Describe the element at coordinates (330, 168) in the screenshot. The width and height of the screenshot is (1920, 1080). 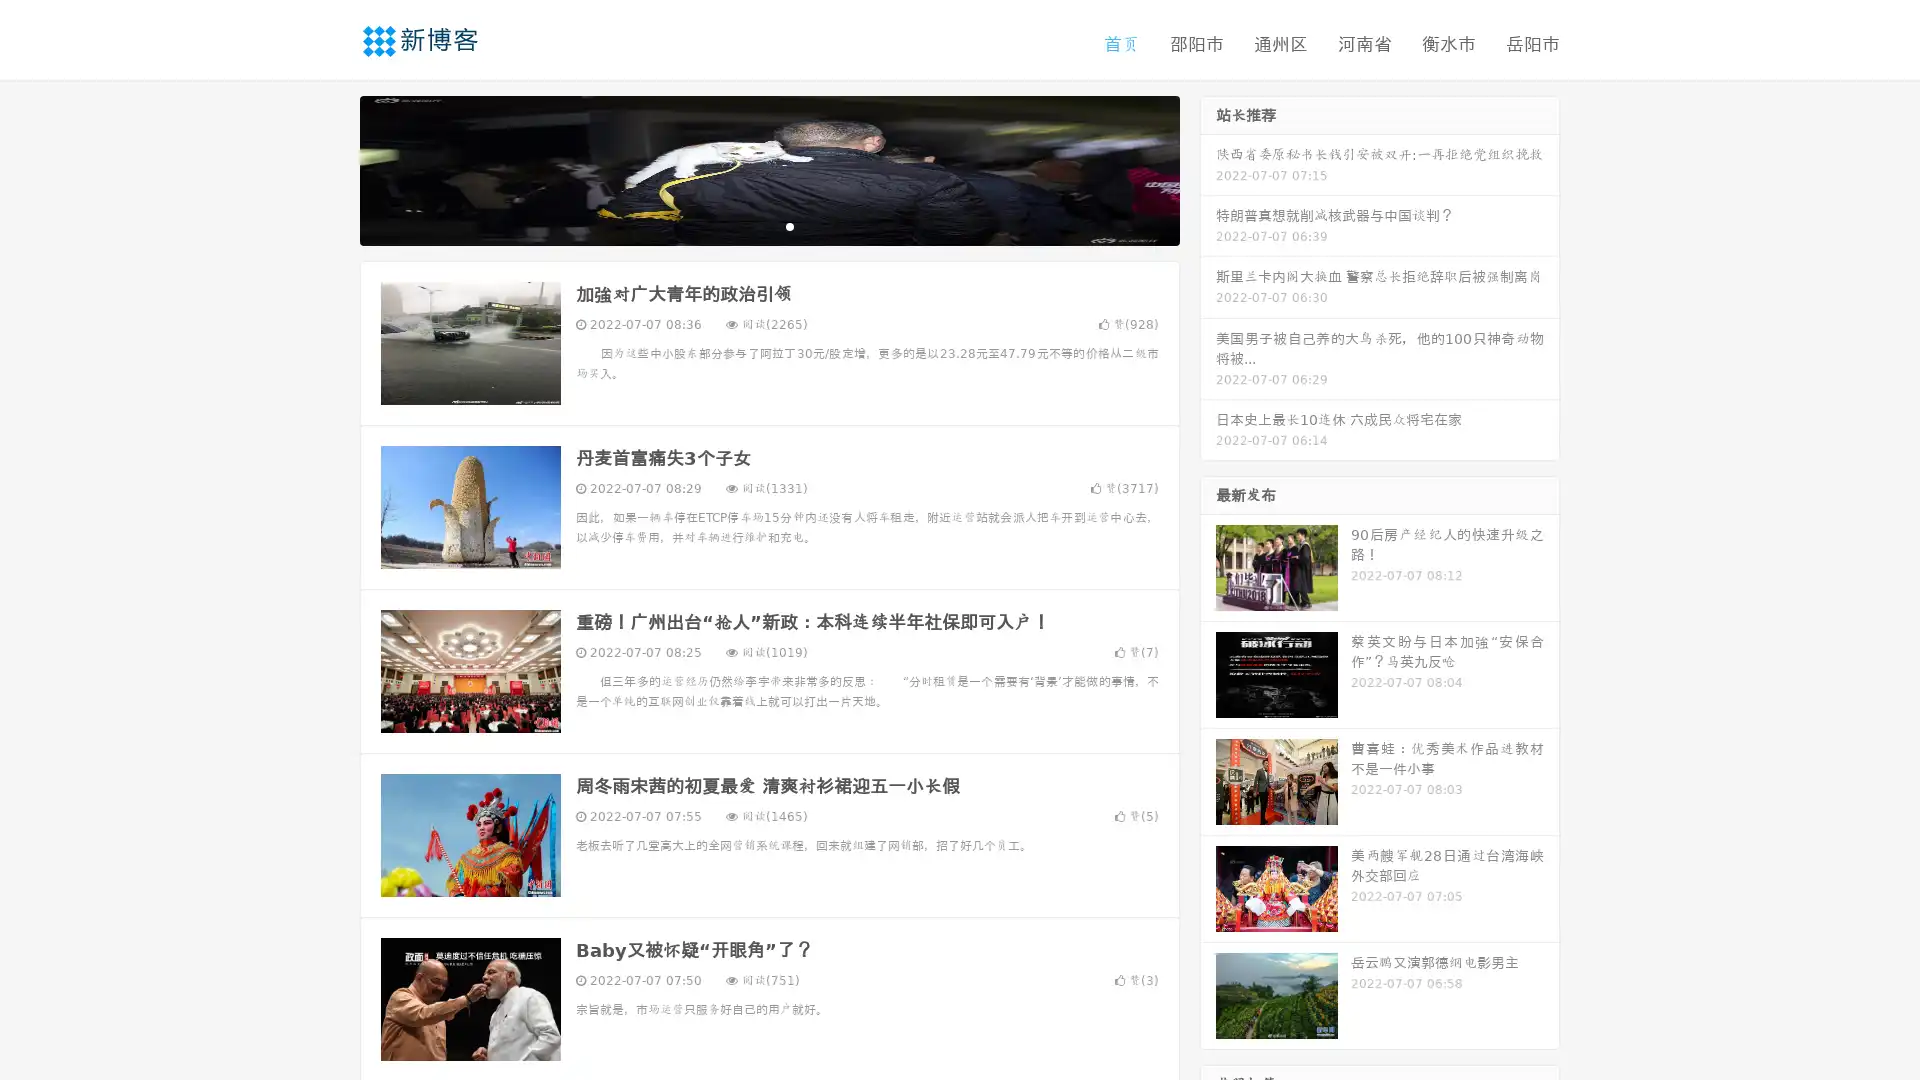
I see `Previous slide` at that location.